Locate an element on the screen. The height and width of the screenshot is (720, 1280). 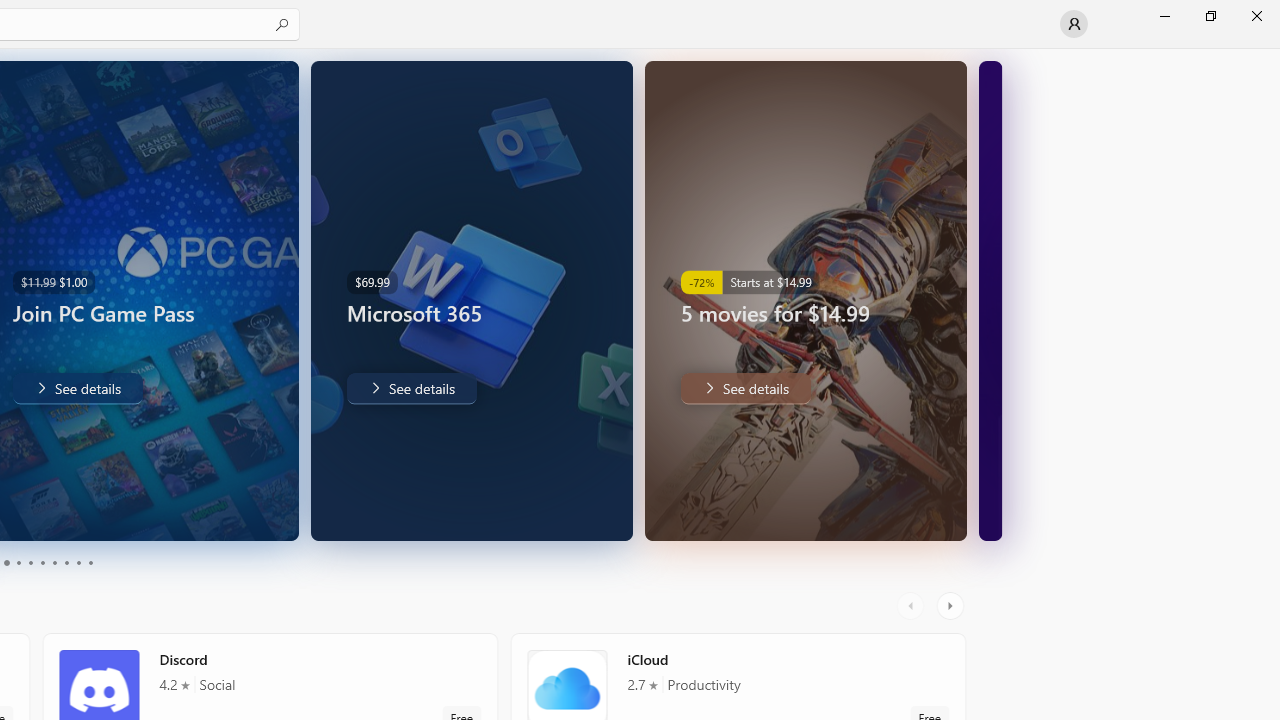
'AutomationID: LeftScrollButton' is located at coordinates (912, 605).